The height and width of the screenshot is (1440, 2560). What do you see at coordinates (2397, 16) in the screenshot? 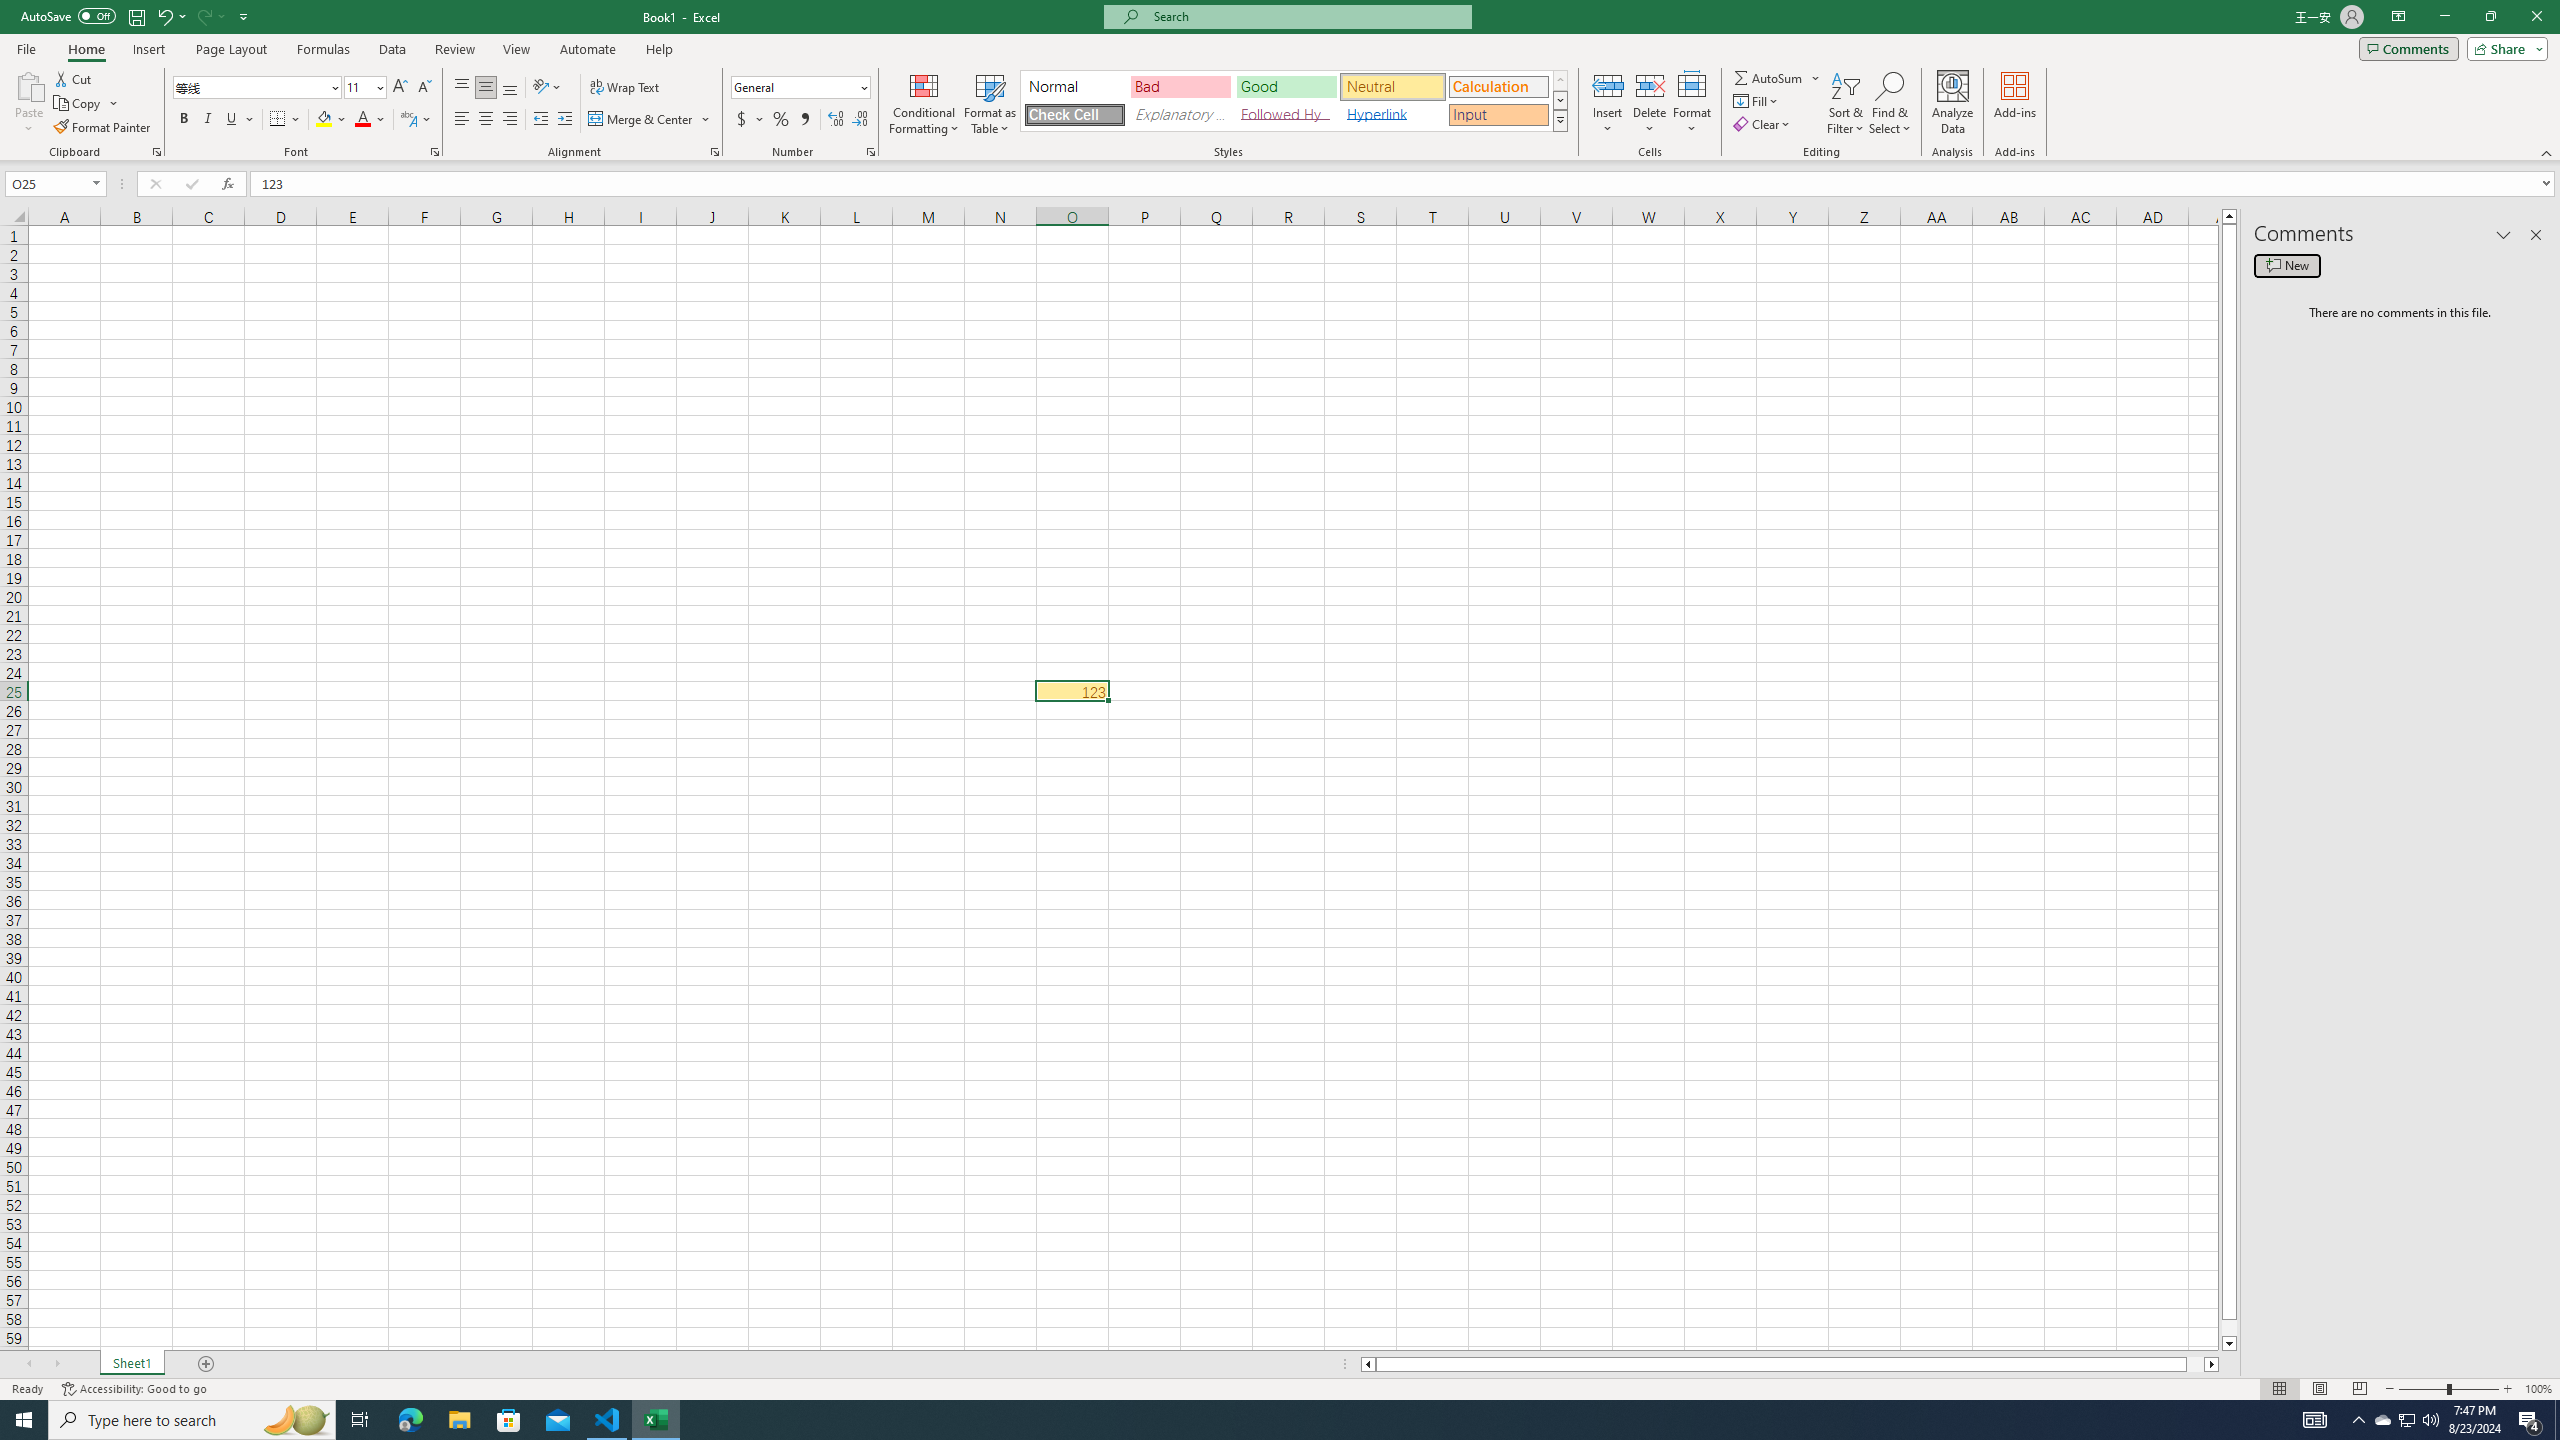
I see `'Ribbon Display Options'` at bounding box center [2397, 16].